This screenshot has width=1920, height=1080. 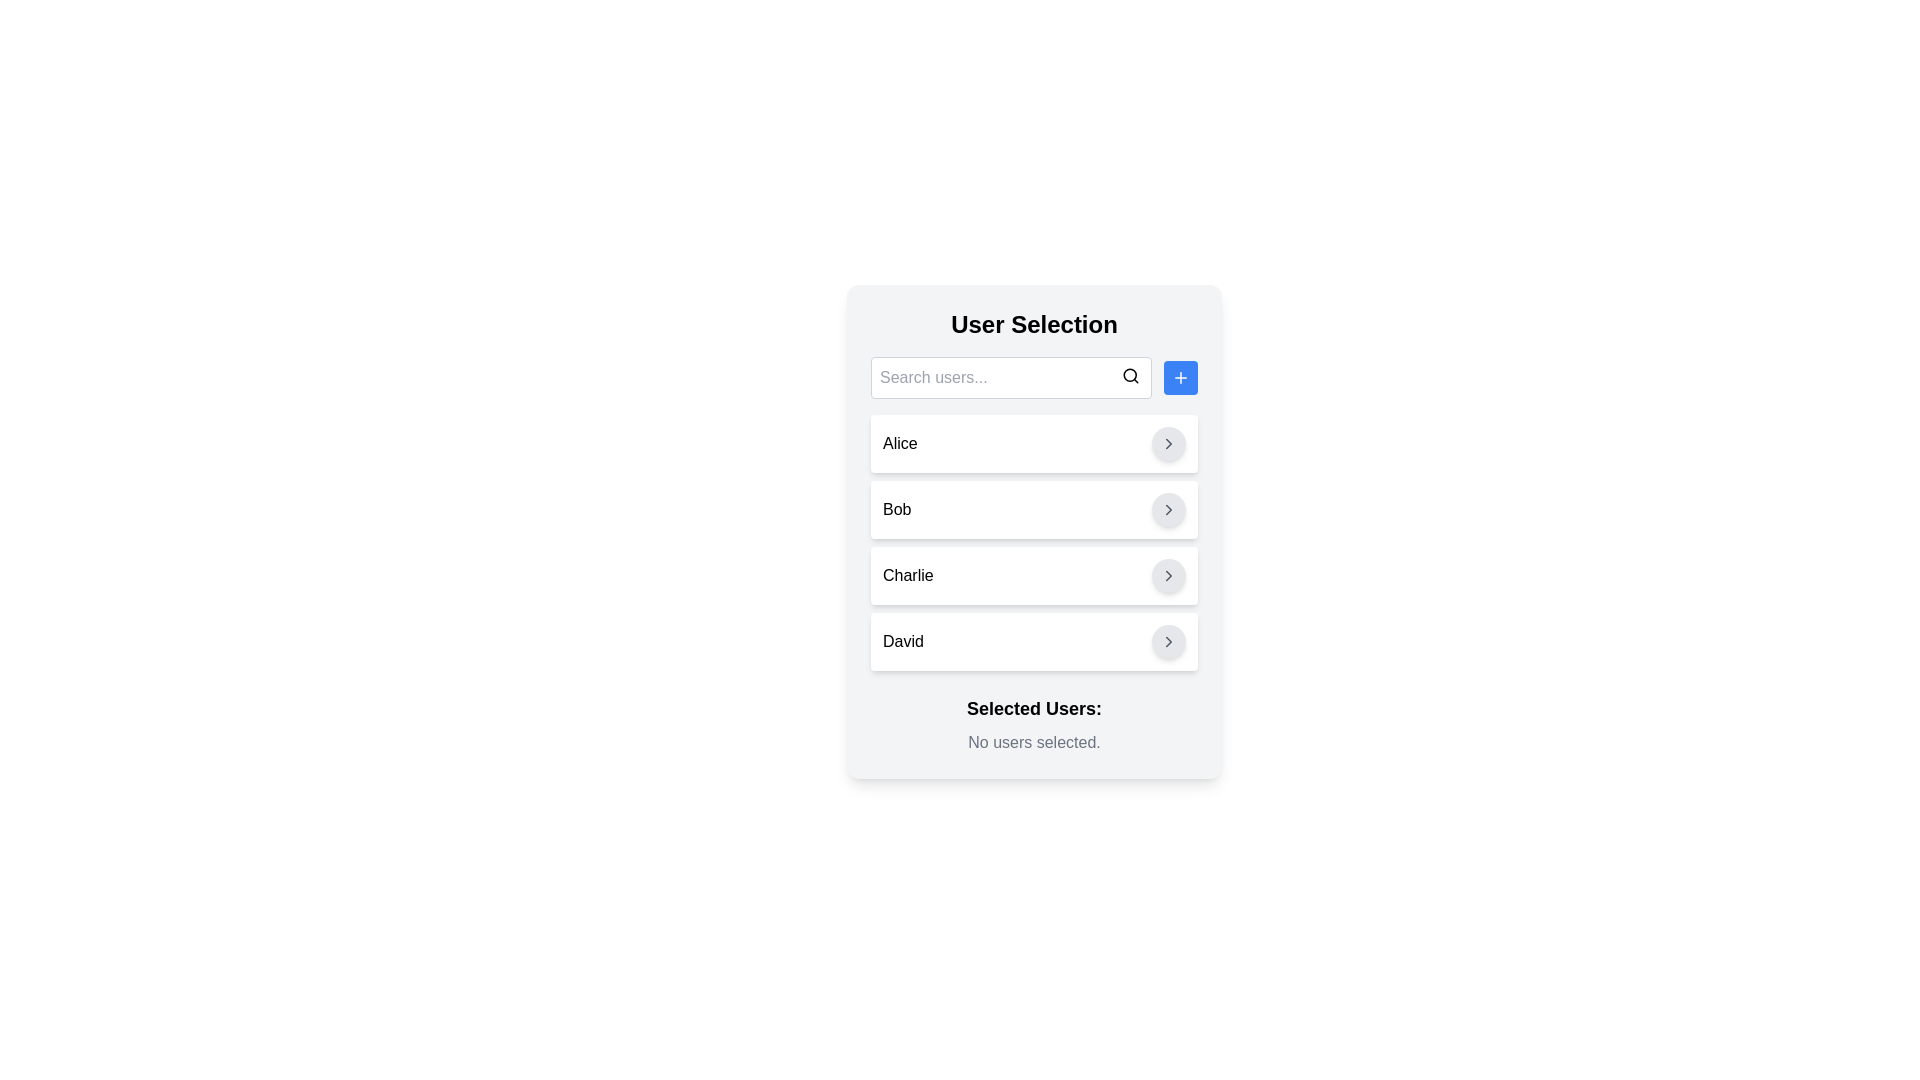 I want to click on keyboard navigation, so click(x=1034, y=442).